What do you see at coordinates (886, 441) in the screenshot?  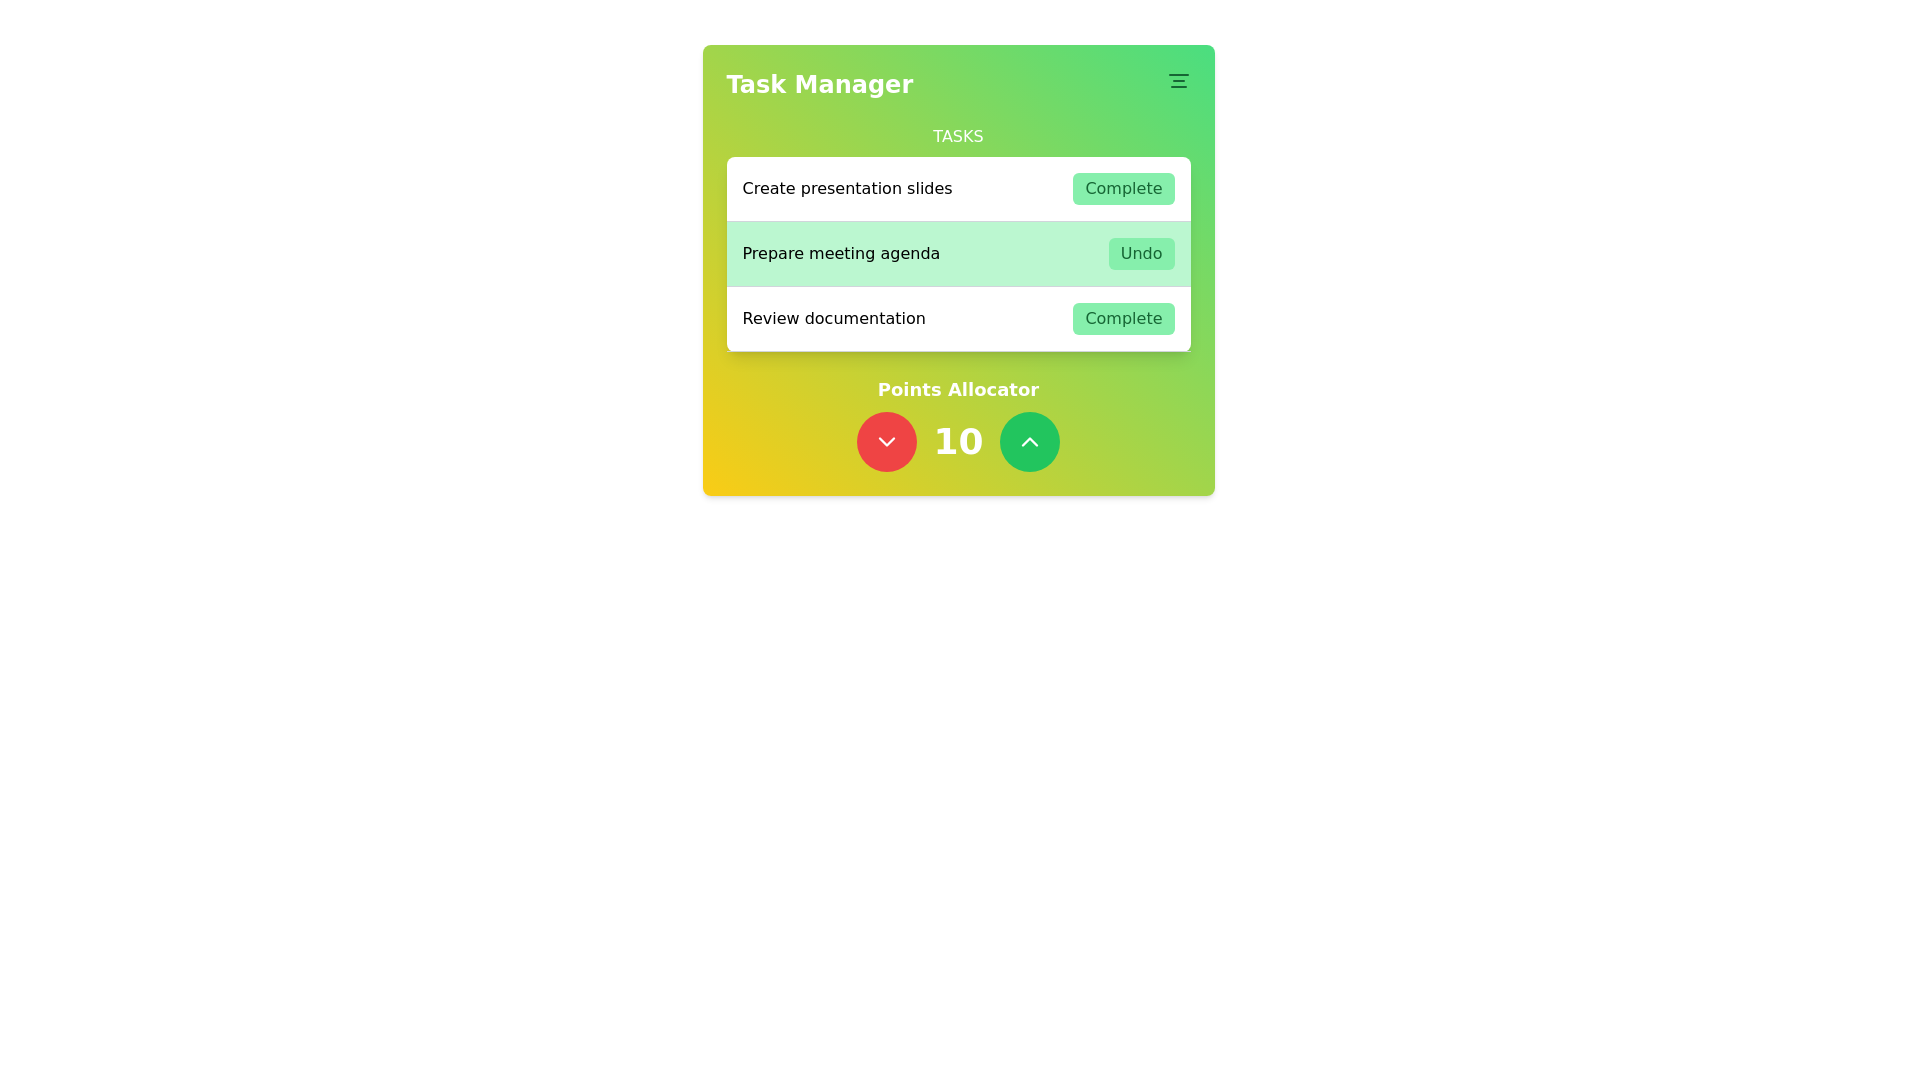 I see `the circular red button with a white downward arrow icon located in the 'Points Allocator' section` at bounding box center [886, 441].